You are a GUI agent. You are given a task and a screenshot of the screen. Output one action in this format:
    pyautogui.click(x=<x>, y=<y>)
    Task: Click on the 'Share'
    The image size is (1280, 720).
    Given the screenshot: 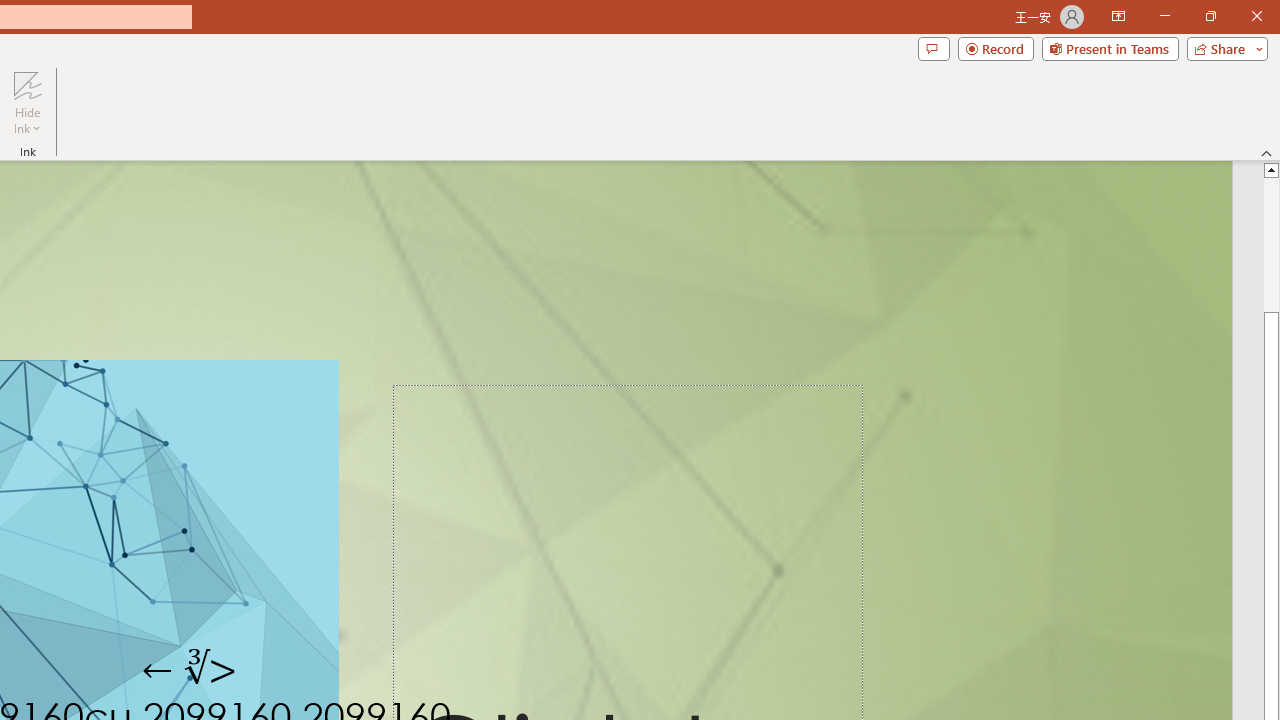 What is the action you would take?
    pyautogui.click(x=1222, y=47)
    